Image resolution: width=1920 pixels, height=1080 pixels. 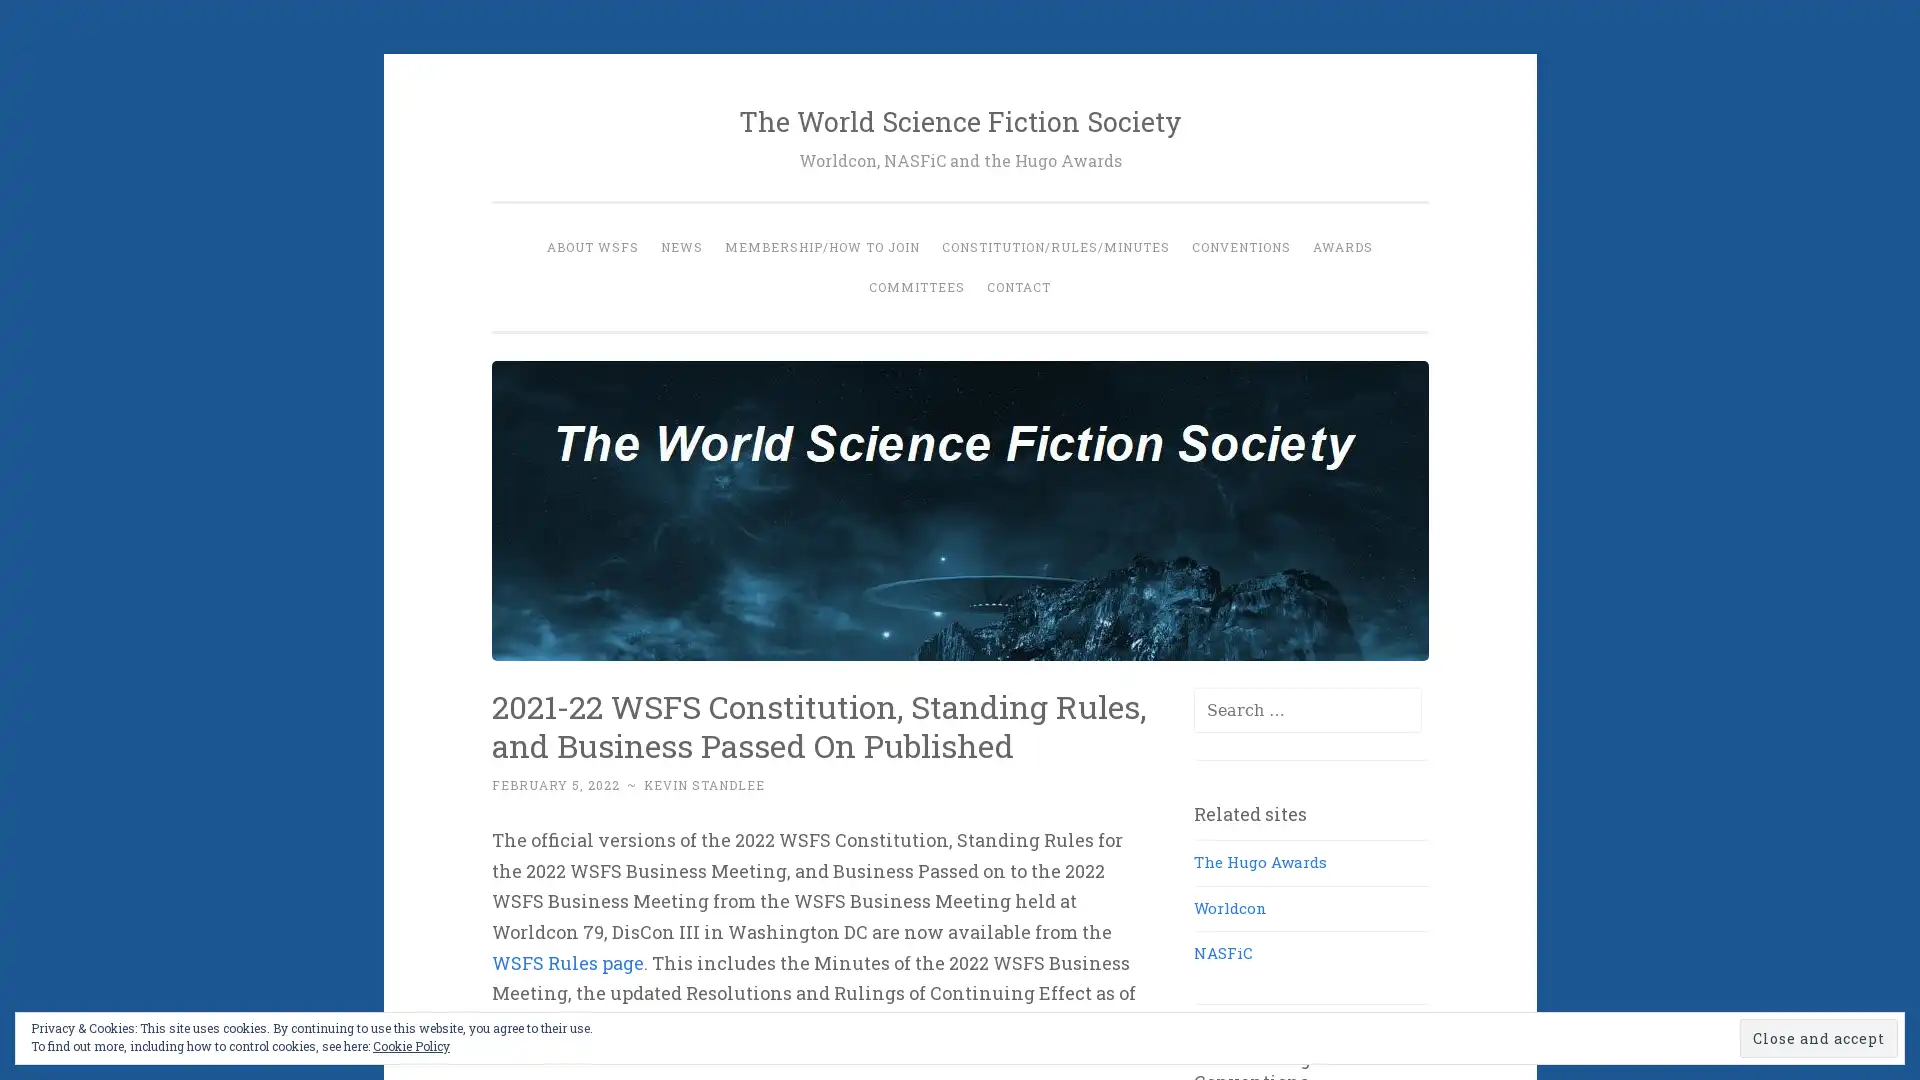 What do you see at coordinates (1819, 1037) in the screenshot?
I see `Close and accept` at bounding box center [1819, 1037].